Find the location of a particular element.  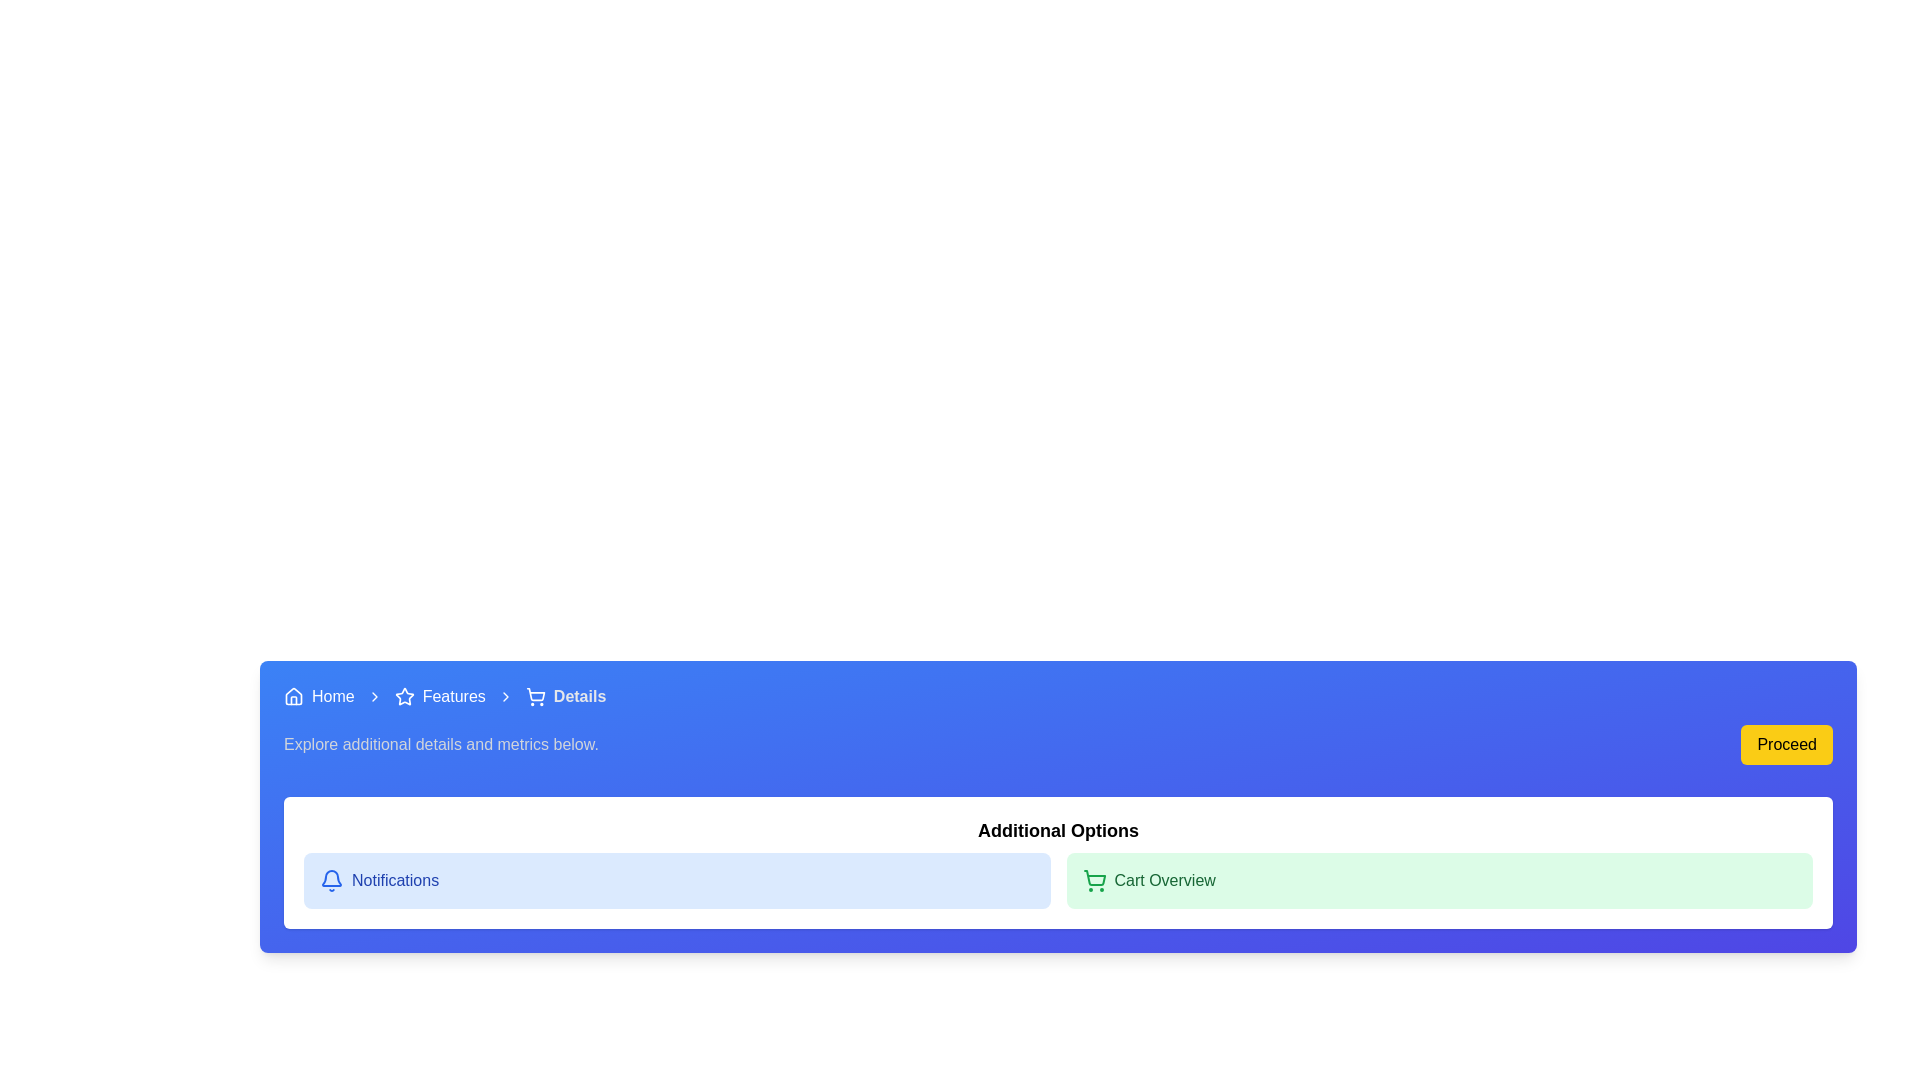

the shopping cart icon which is part of the 'Cart Overview' button in the 'Additional Options' section is located at coordinates (1093, 877).